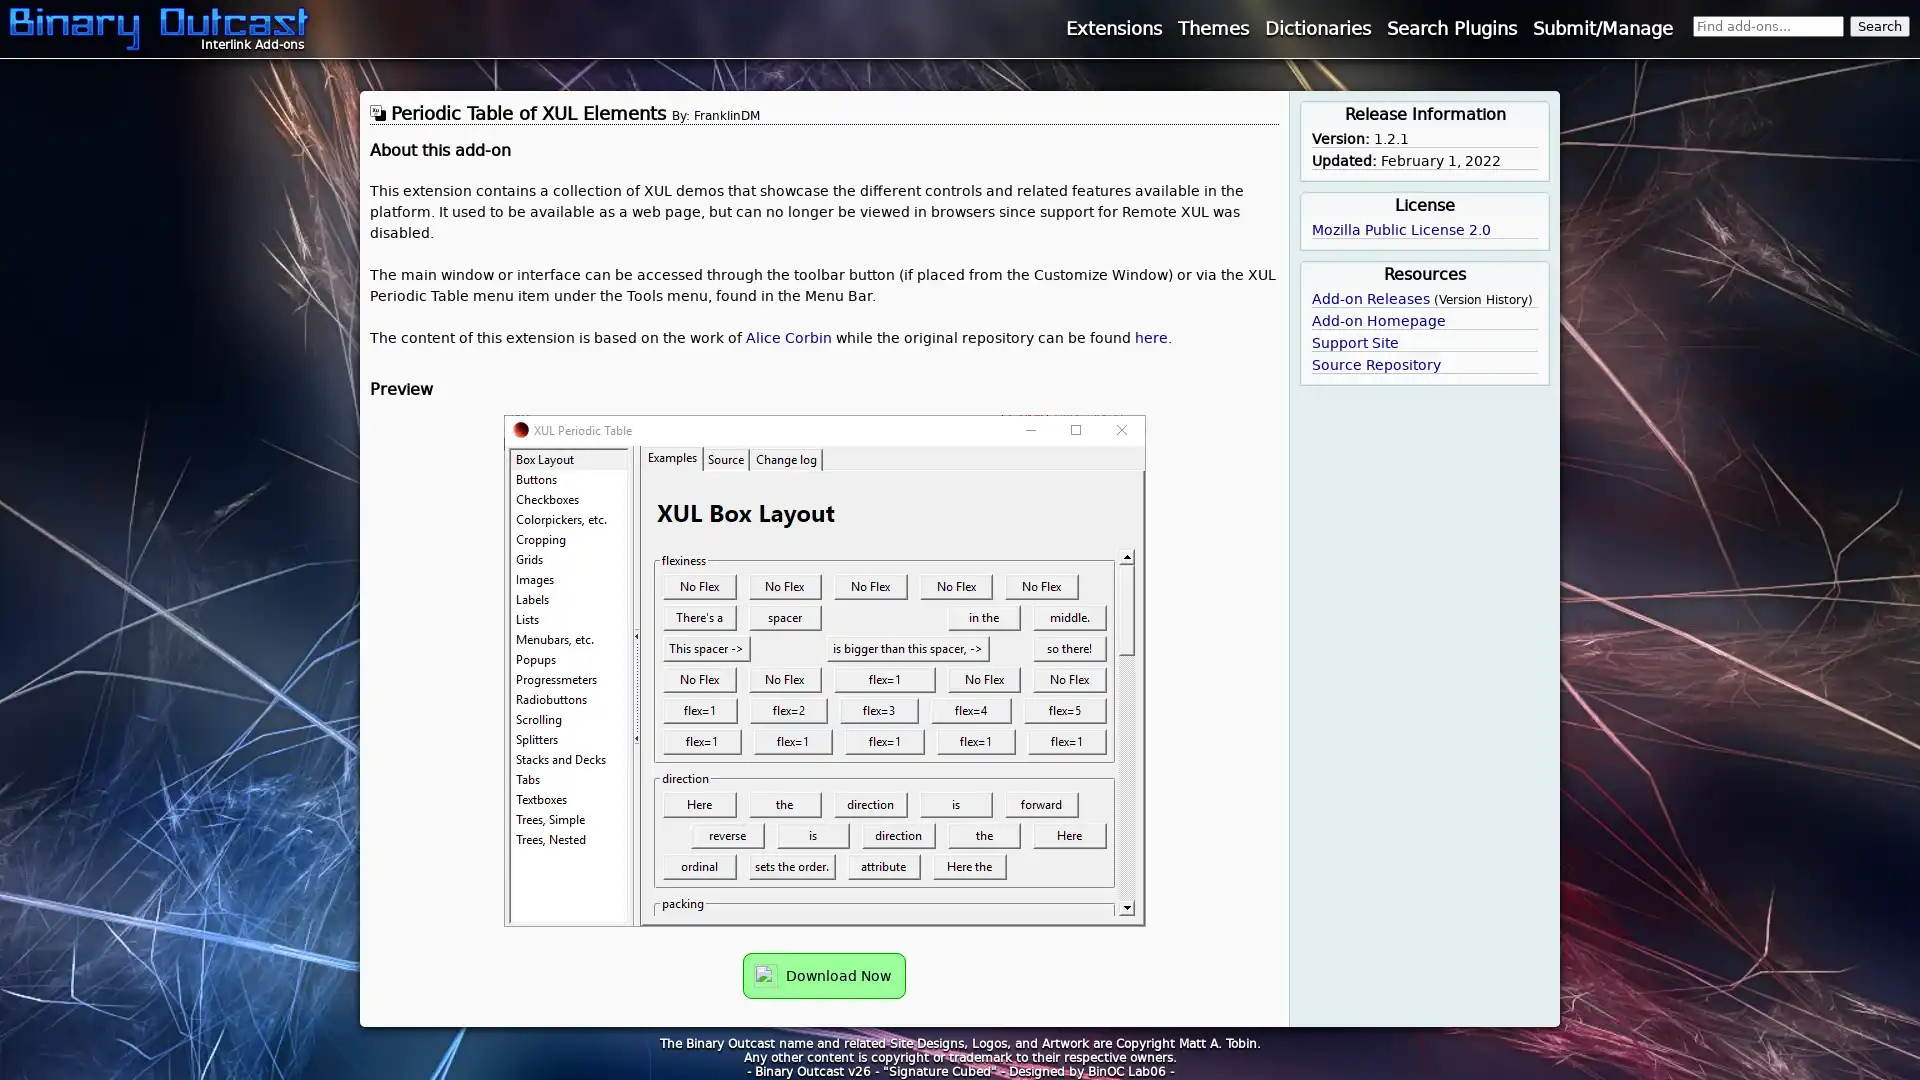 This screenshot has height=1080, width=1920. I want to click on Search, so click(1879, 26).